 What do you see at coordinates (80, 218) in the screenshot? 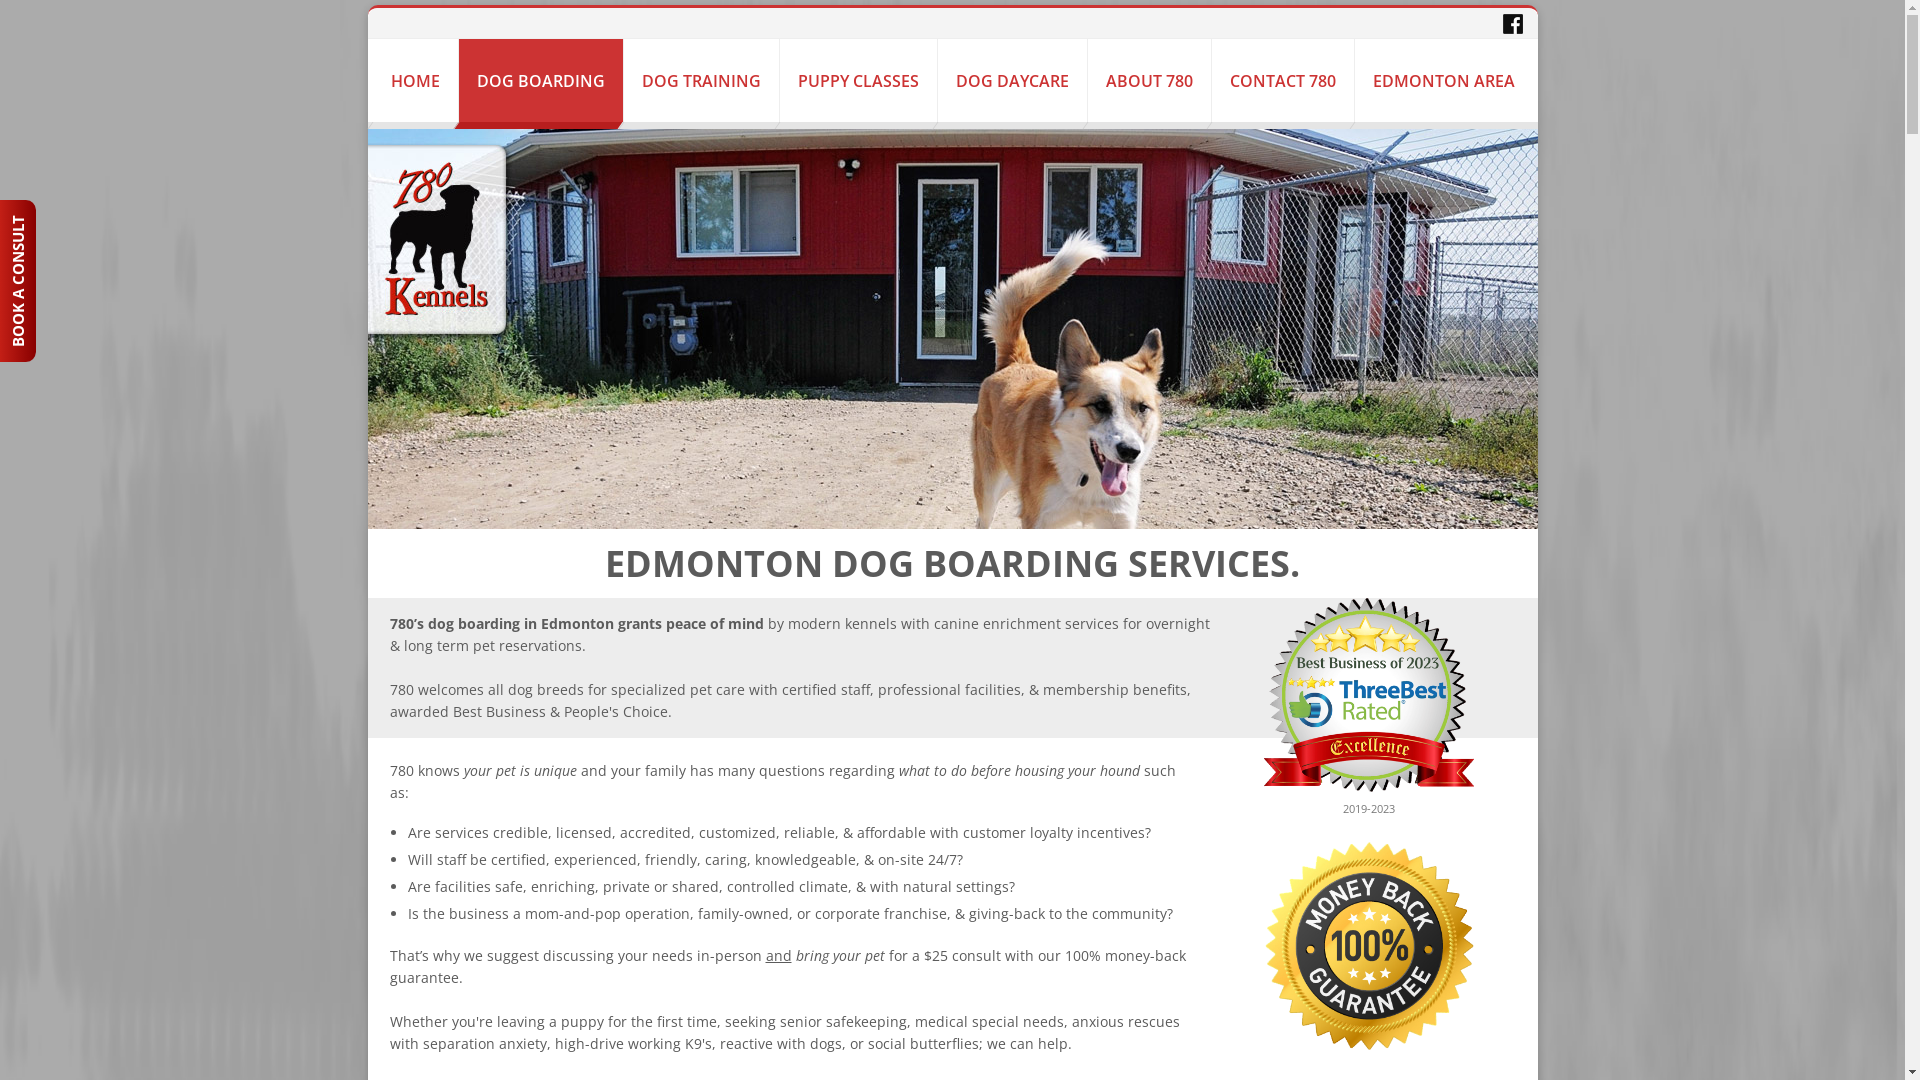
I see `'BOOK A CONSULT'` at bounding box center [80, 218].